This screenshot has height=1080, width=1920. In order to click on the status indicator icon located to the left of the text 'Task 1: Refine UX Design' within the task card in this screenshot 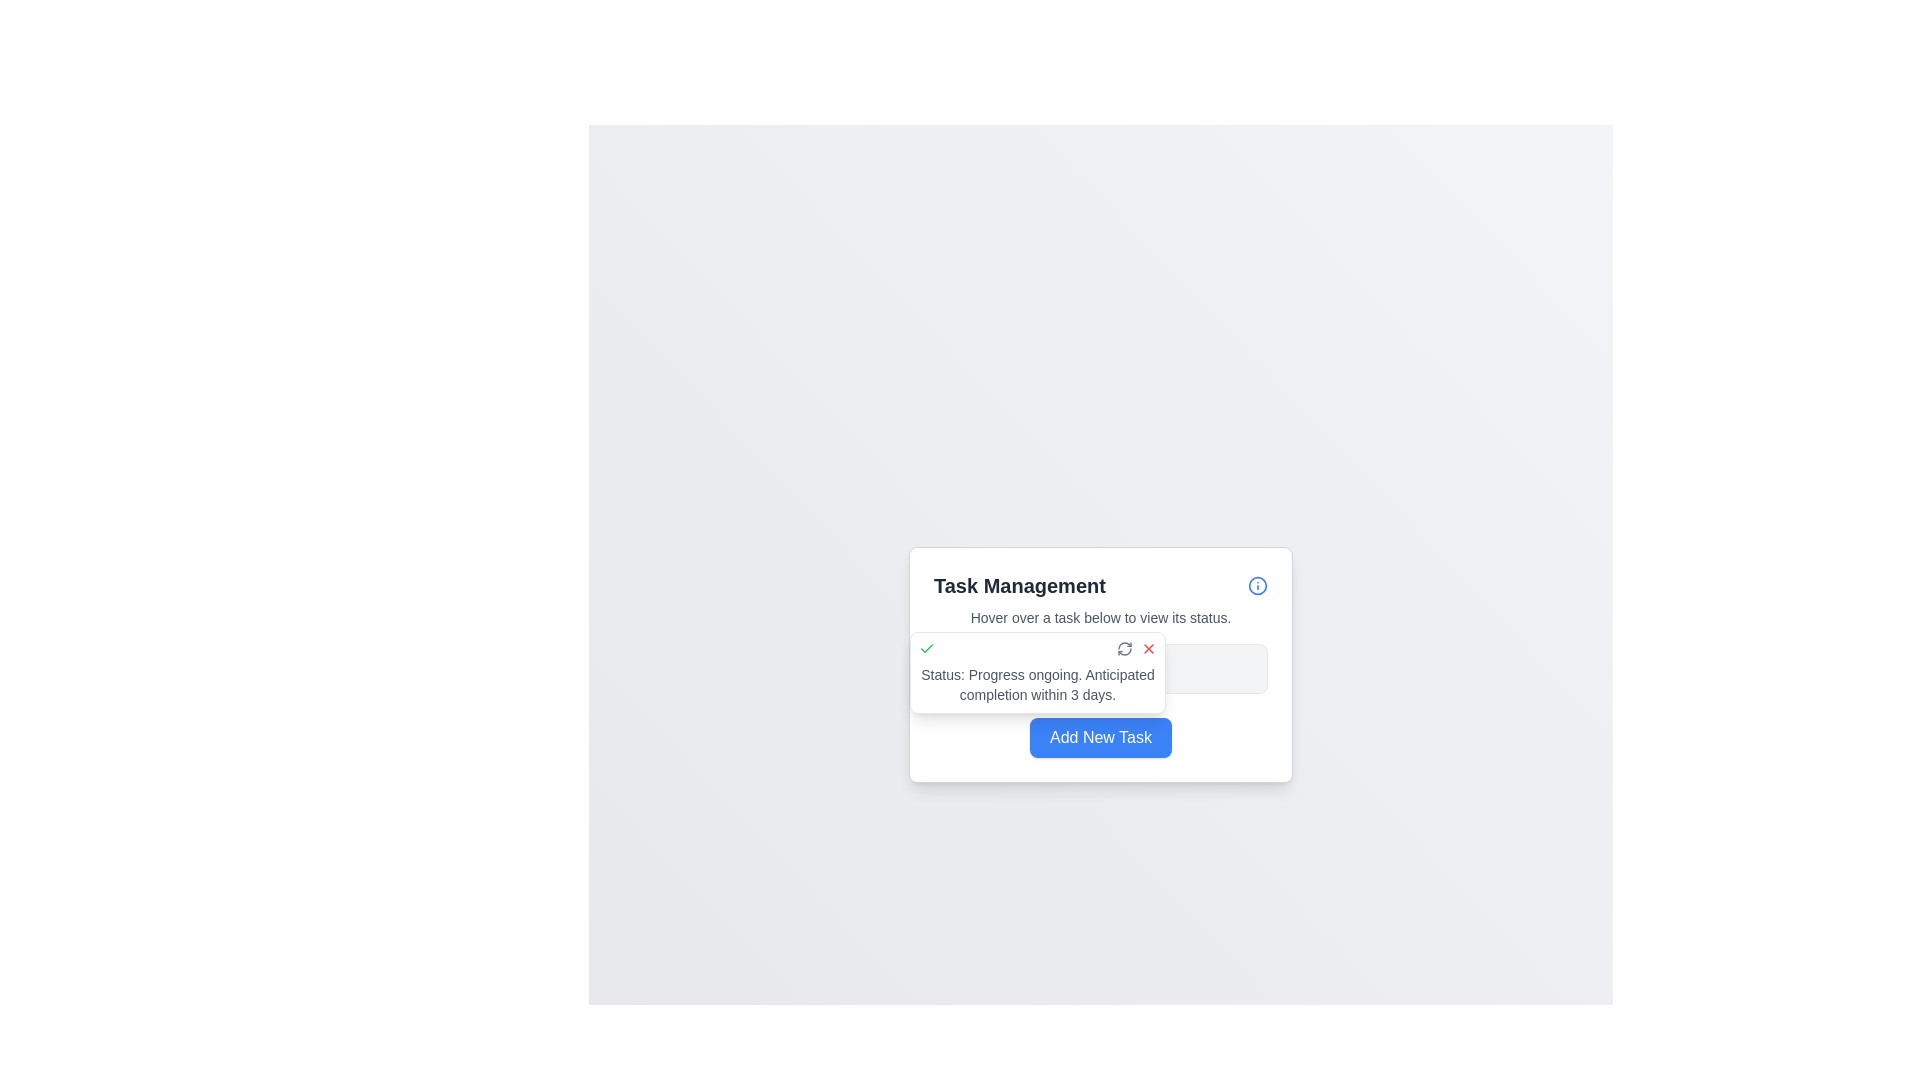, I will do `click(955, 668)`.